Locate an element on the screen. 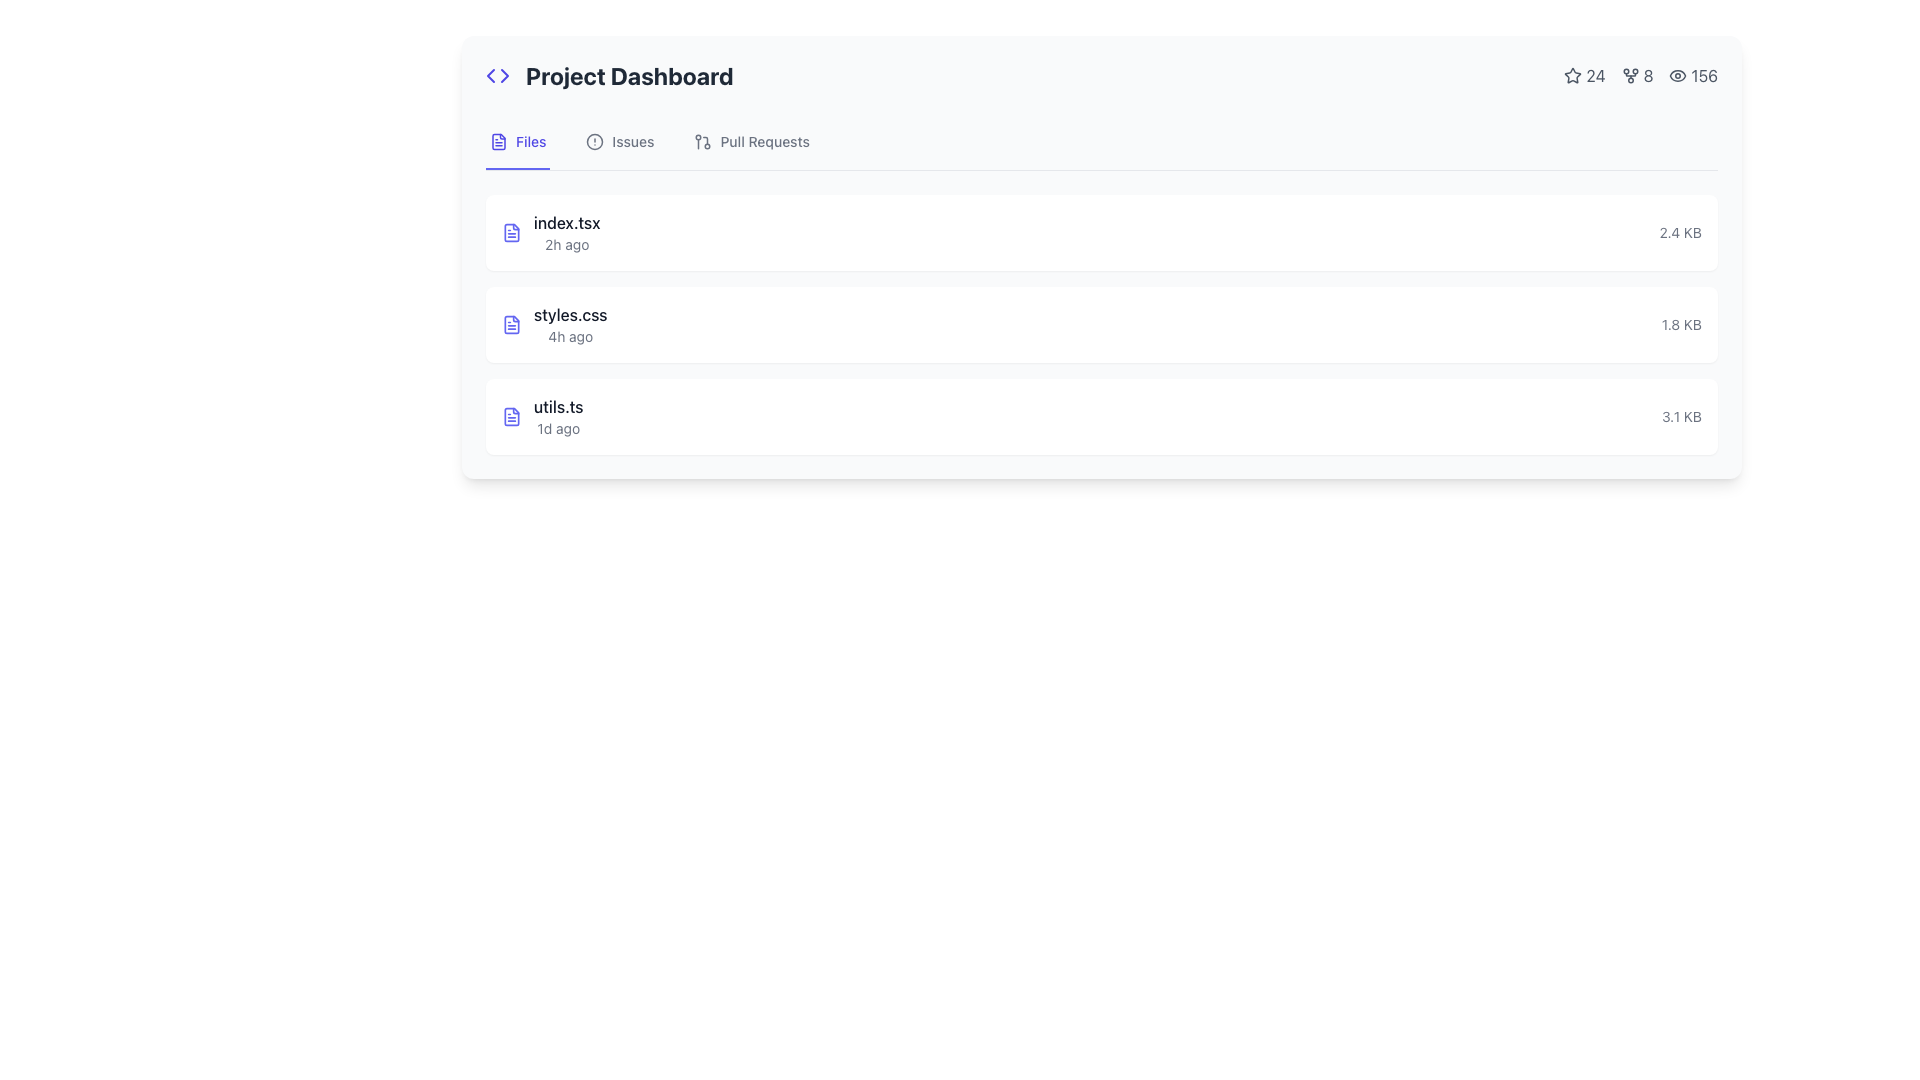 This screenshot has width=1920, height=1080. text label that indicates the file size, which shows '3.1 KB' located at the bottom-right corner of the file list item labeled 'utils.ts' is located at coordinates (1680, 415).